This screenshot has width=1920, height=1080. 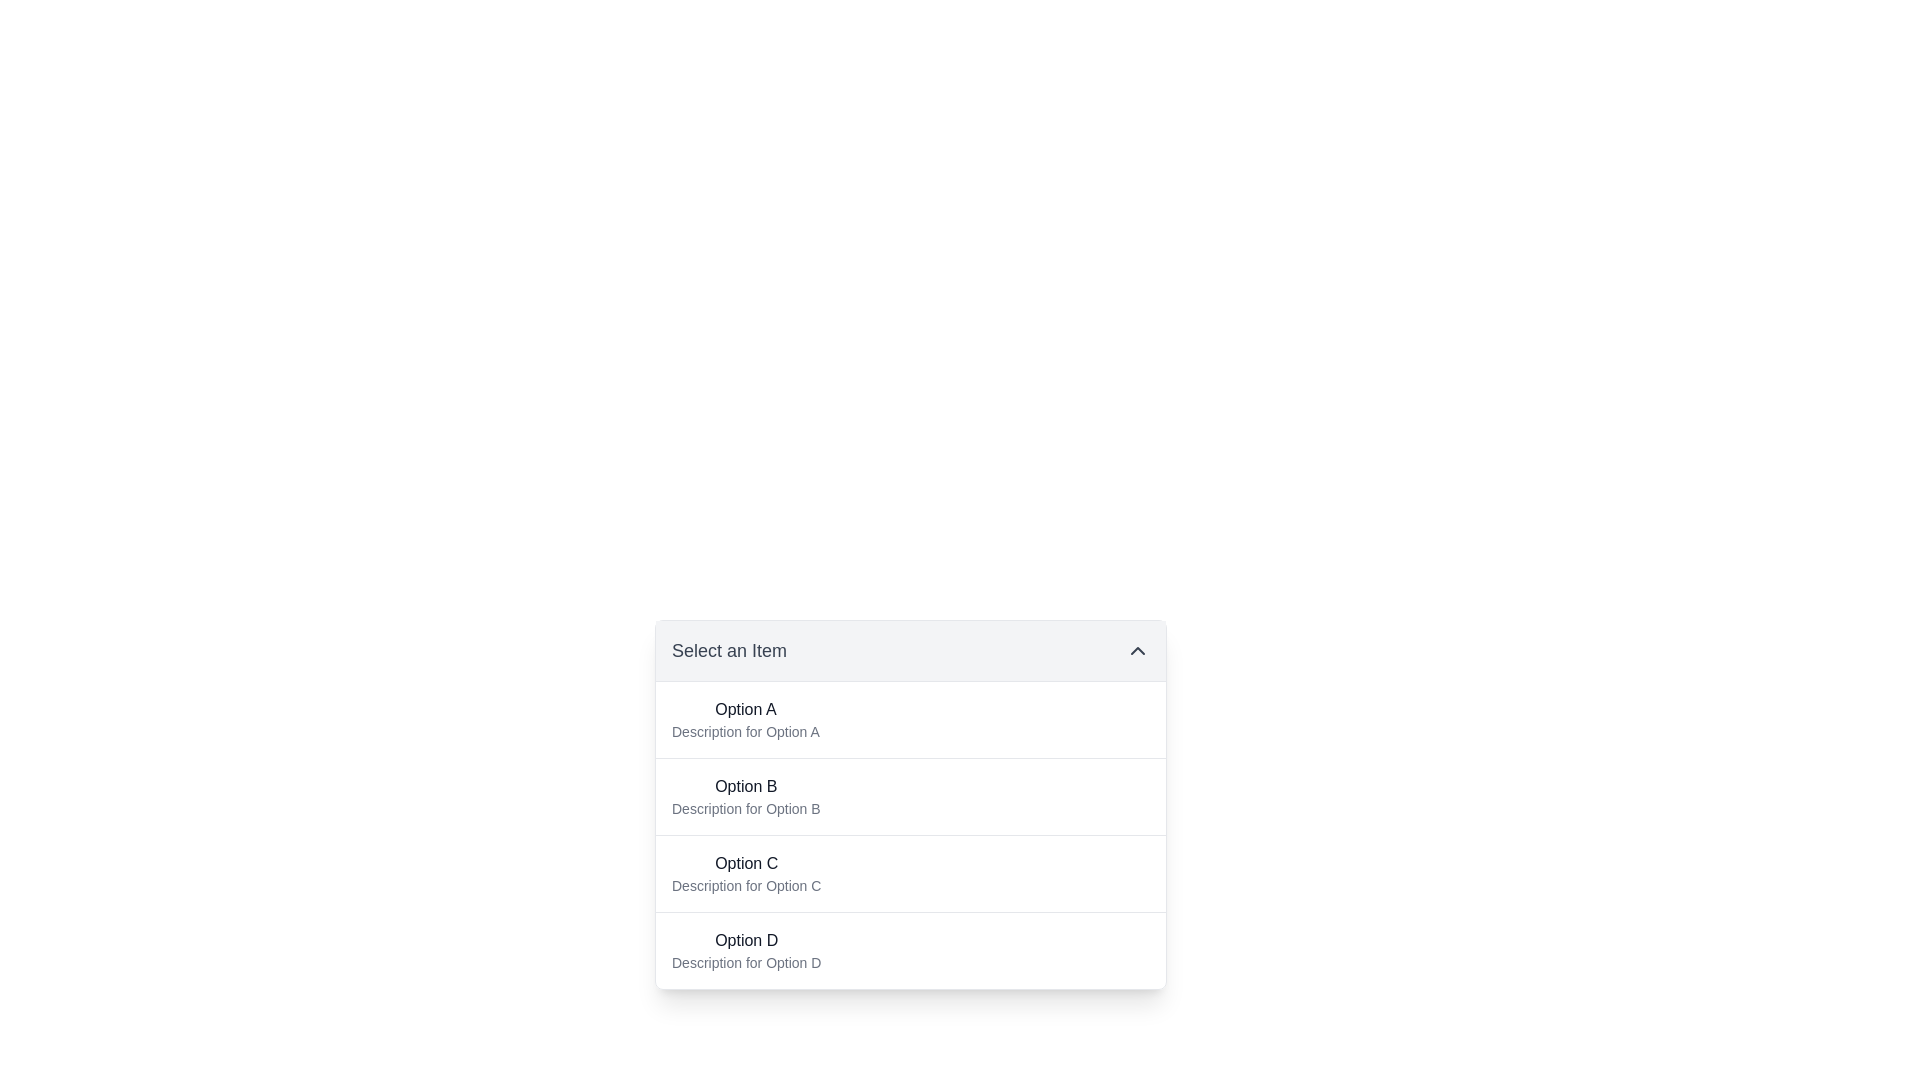 I want to click on the upward-facing chevron icon located in the top-right corner of the 'Select an Item' section, so click(x=1137, y=651).